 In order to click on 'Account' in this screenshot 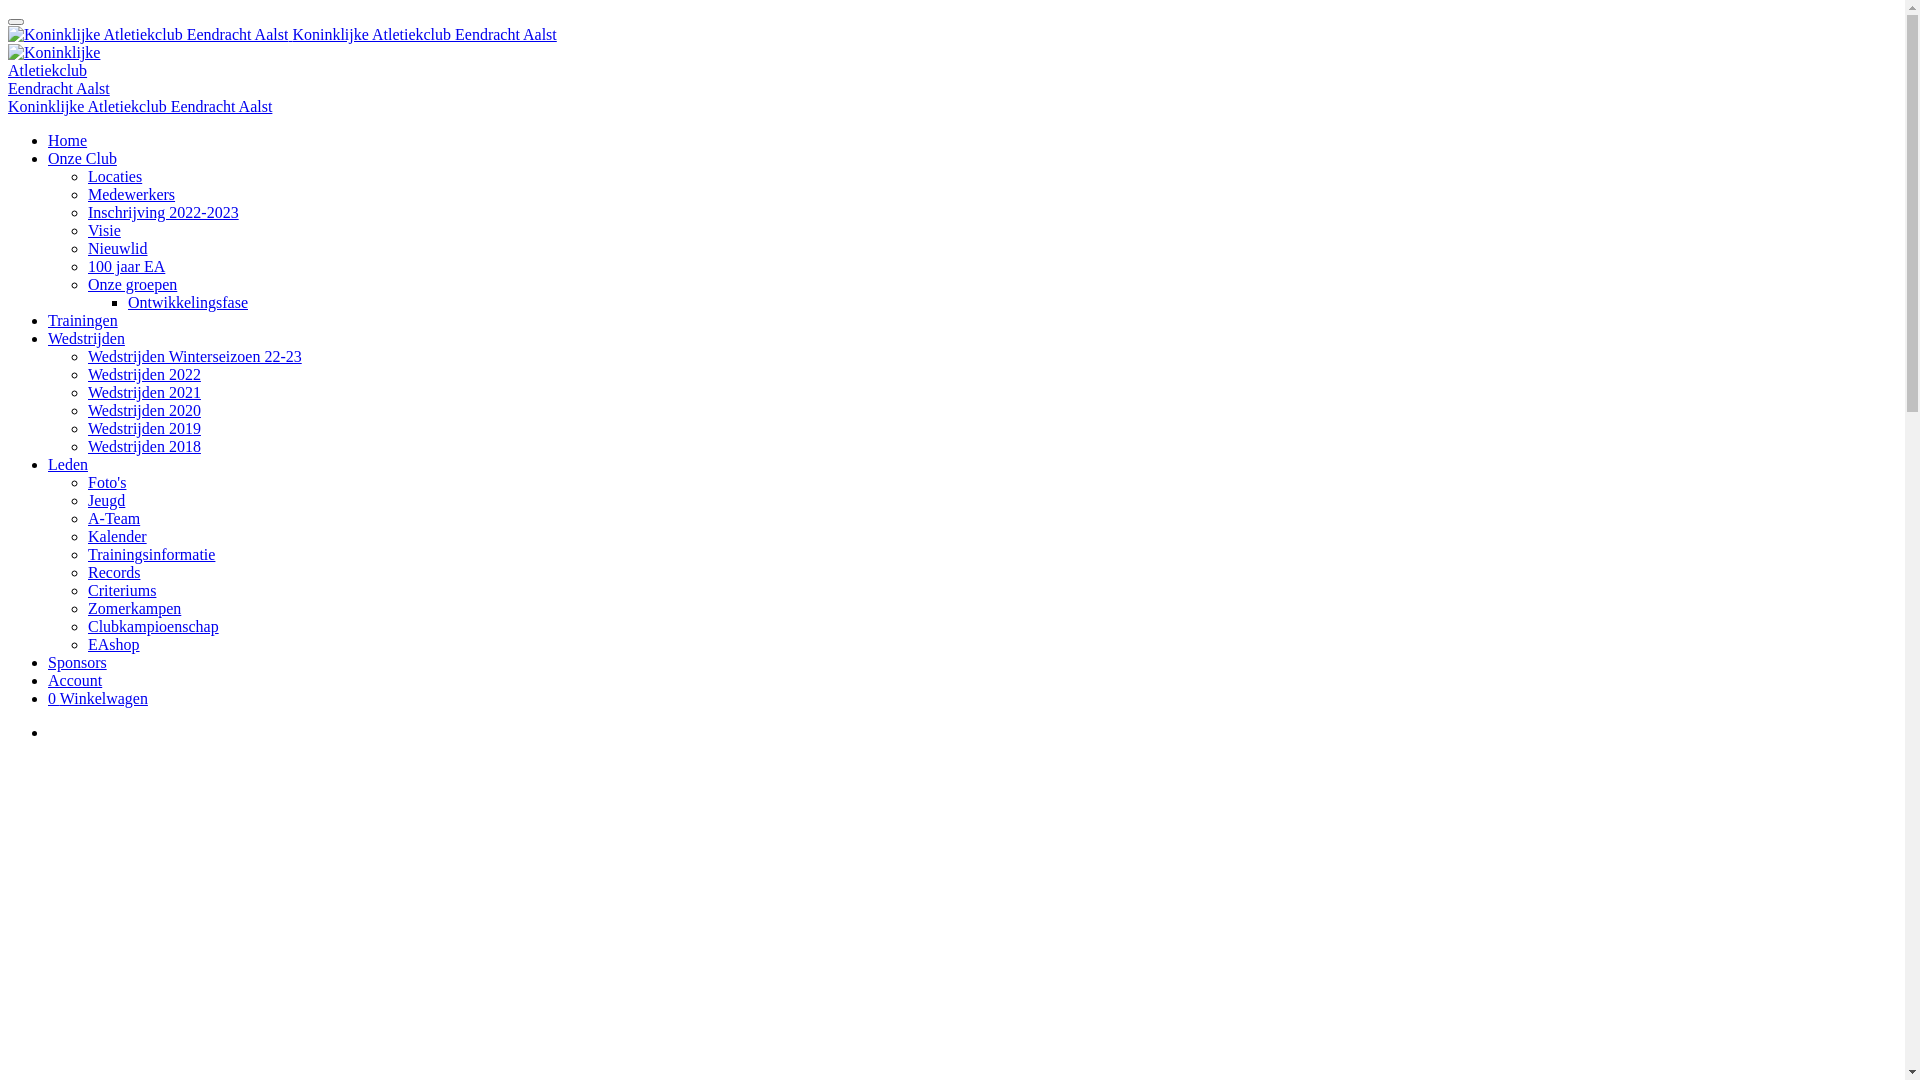, I will do `click(75, 679)`.